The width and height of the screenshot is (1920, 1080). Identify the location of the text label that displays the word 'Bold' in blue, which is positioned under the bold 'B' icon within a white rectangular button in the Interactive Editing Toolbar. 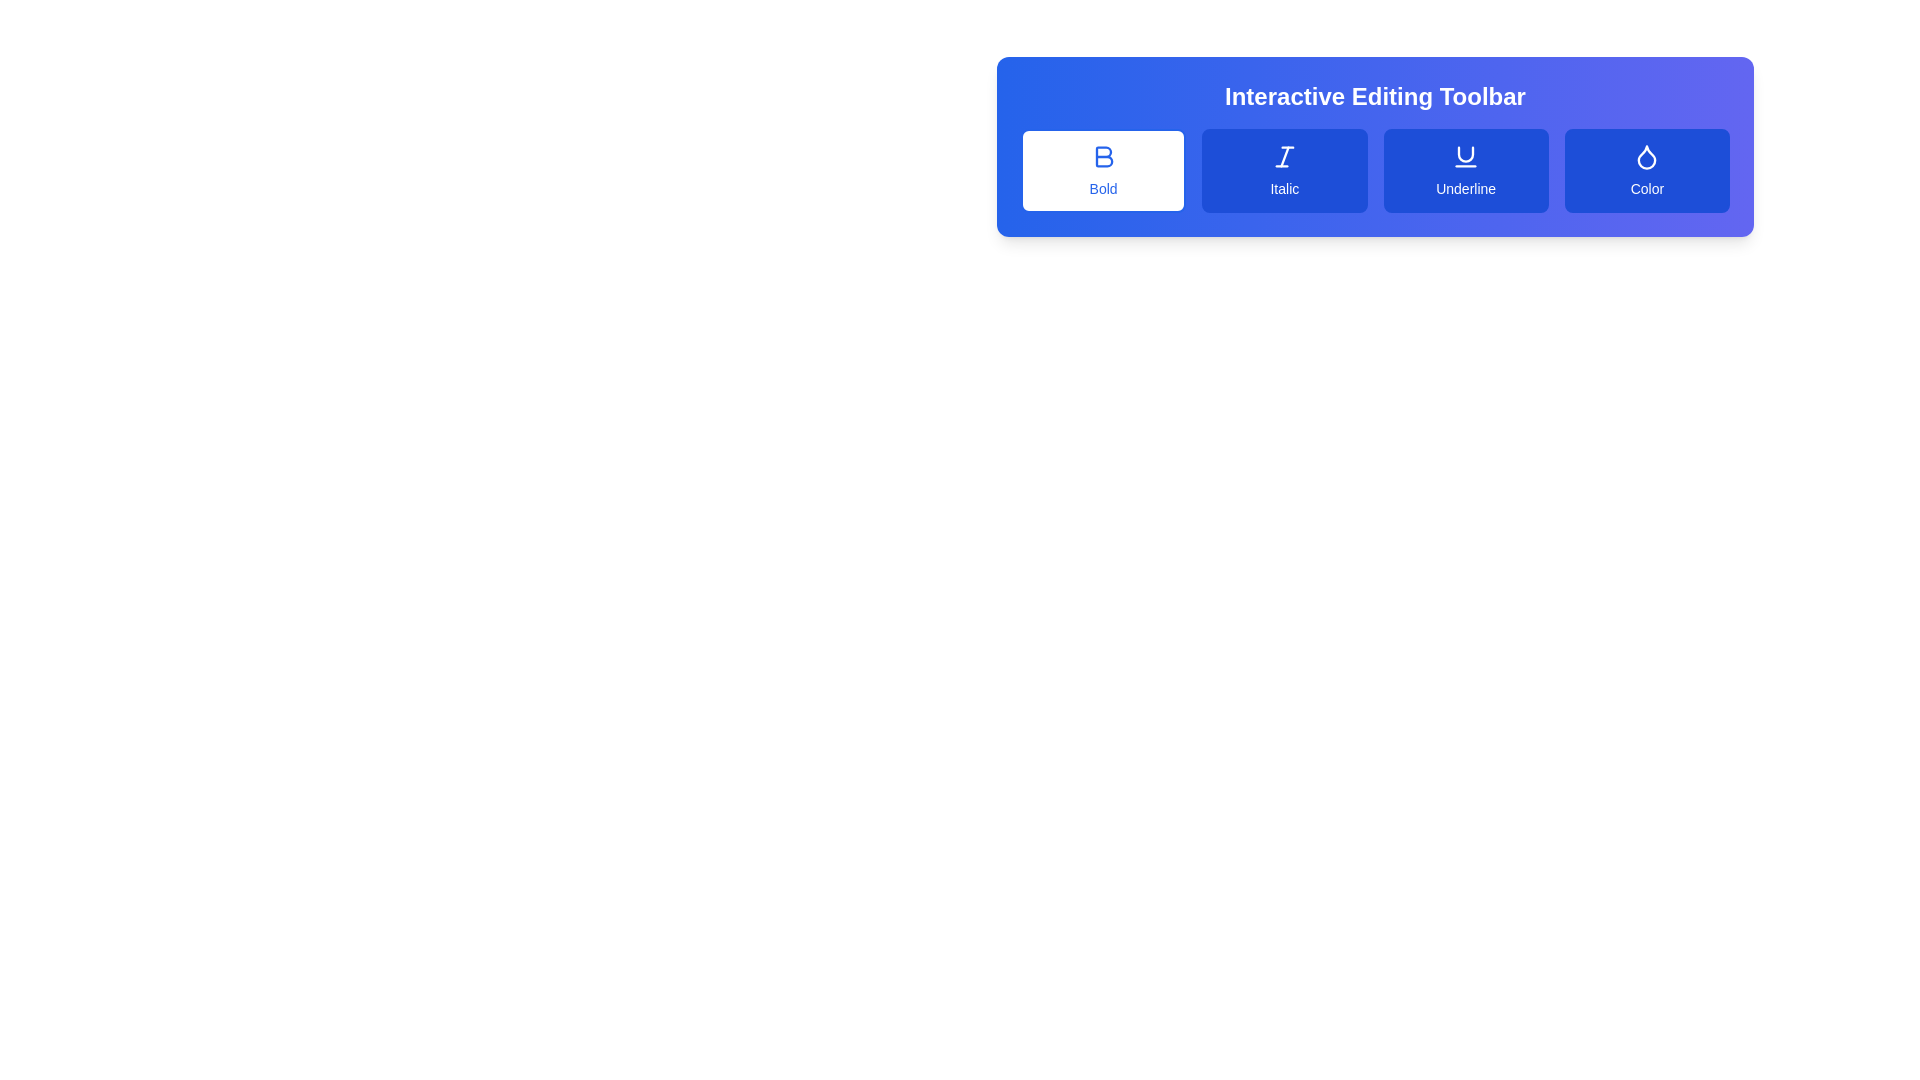
(1102, 189).